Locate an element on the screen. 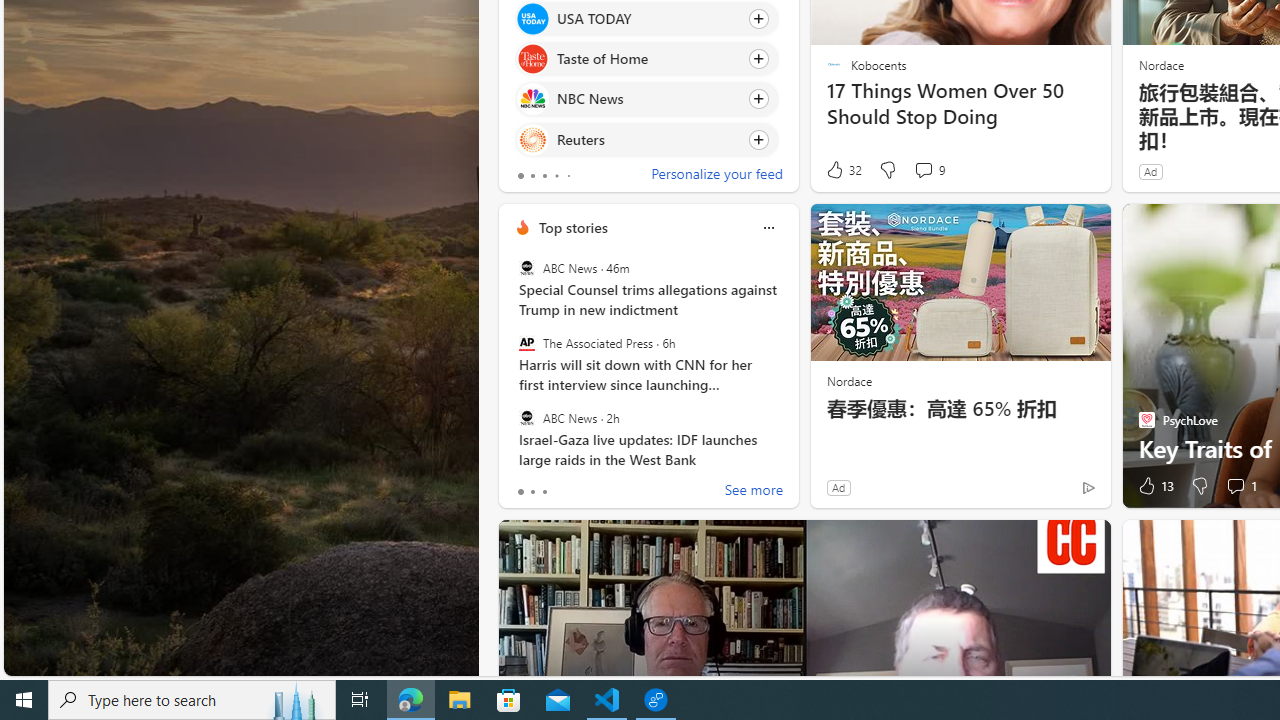 This screenshot has width=1280, height=720. 'More options' is located at coordinates (767, 226).